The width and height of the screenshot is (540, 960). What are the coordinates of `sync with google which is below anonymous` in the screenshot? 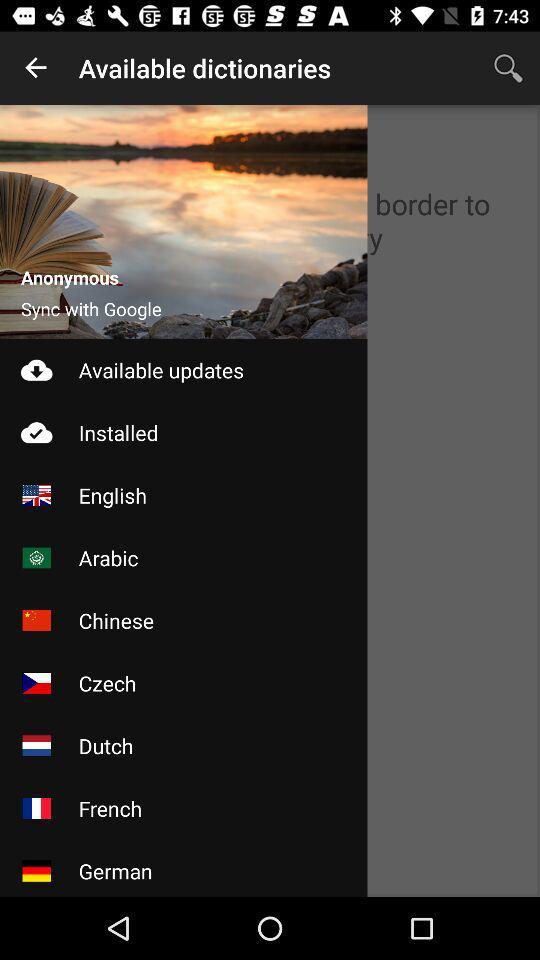 It's located at (90, 309).